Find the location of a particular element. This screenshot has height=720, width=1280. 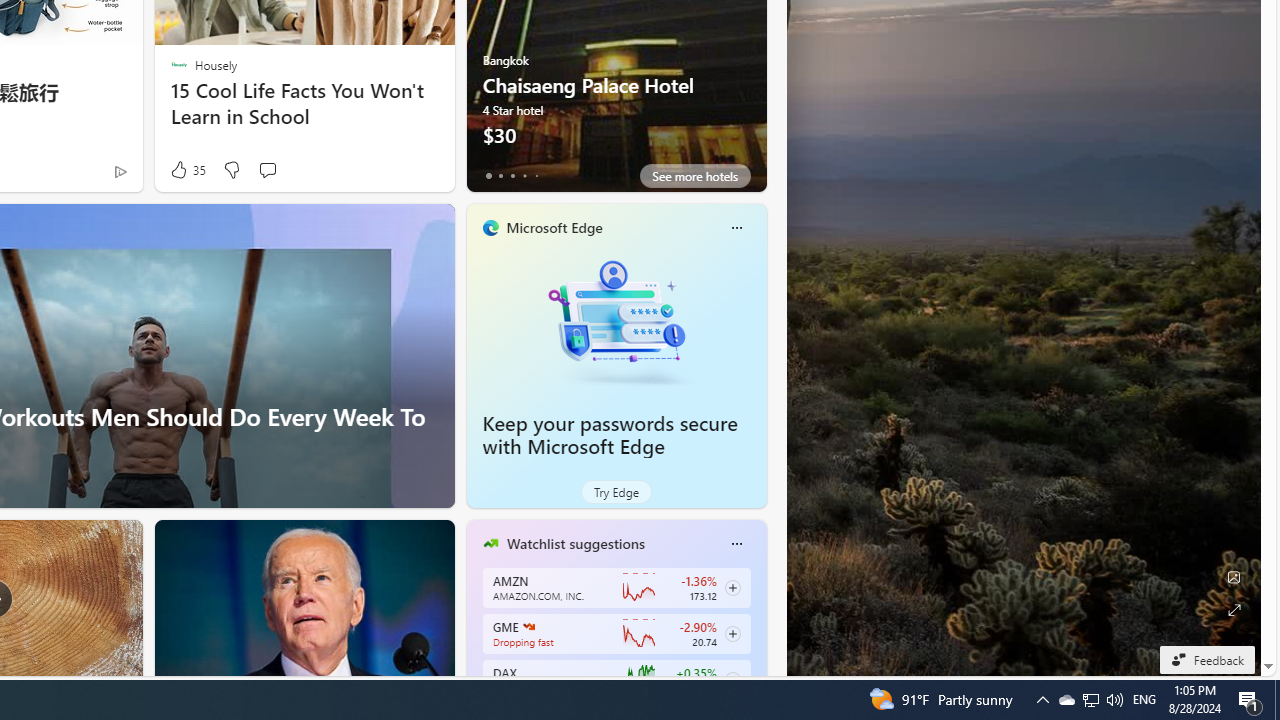

'Class: follow-button  m' is located at coordinates (731, 679).